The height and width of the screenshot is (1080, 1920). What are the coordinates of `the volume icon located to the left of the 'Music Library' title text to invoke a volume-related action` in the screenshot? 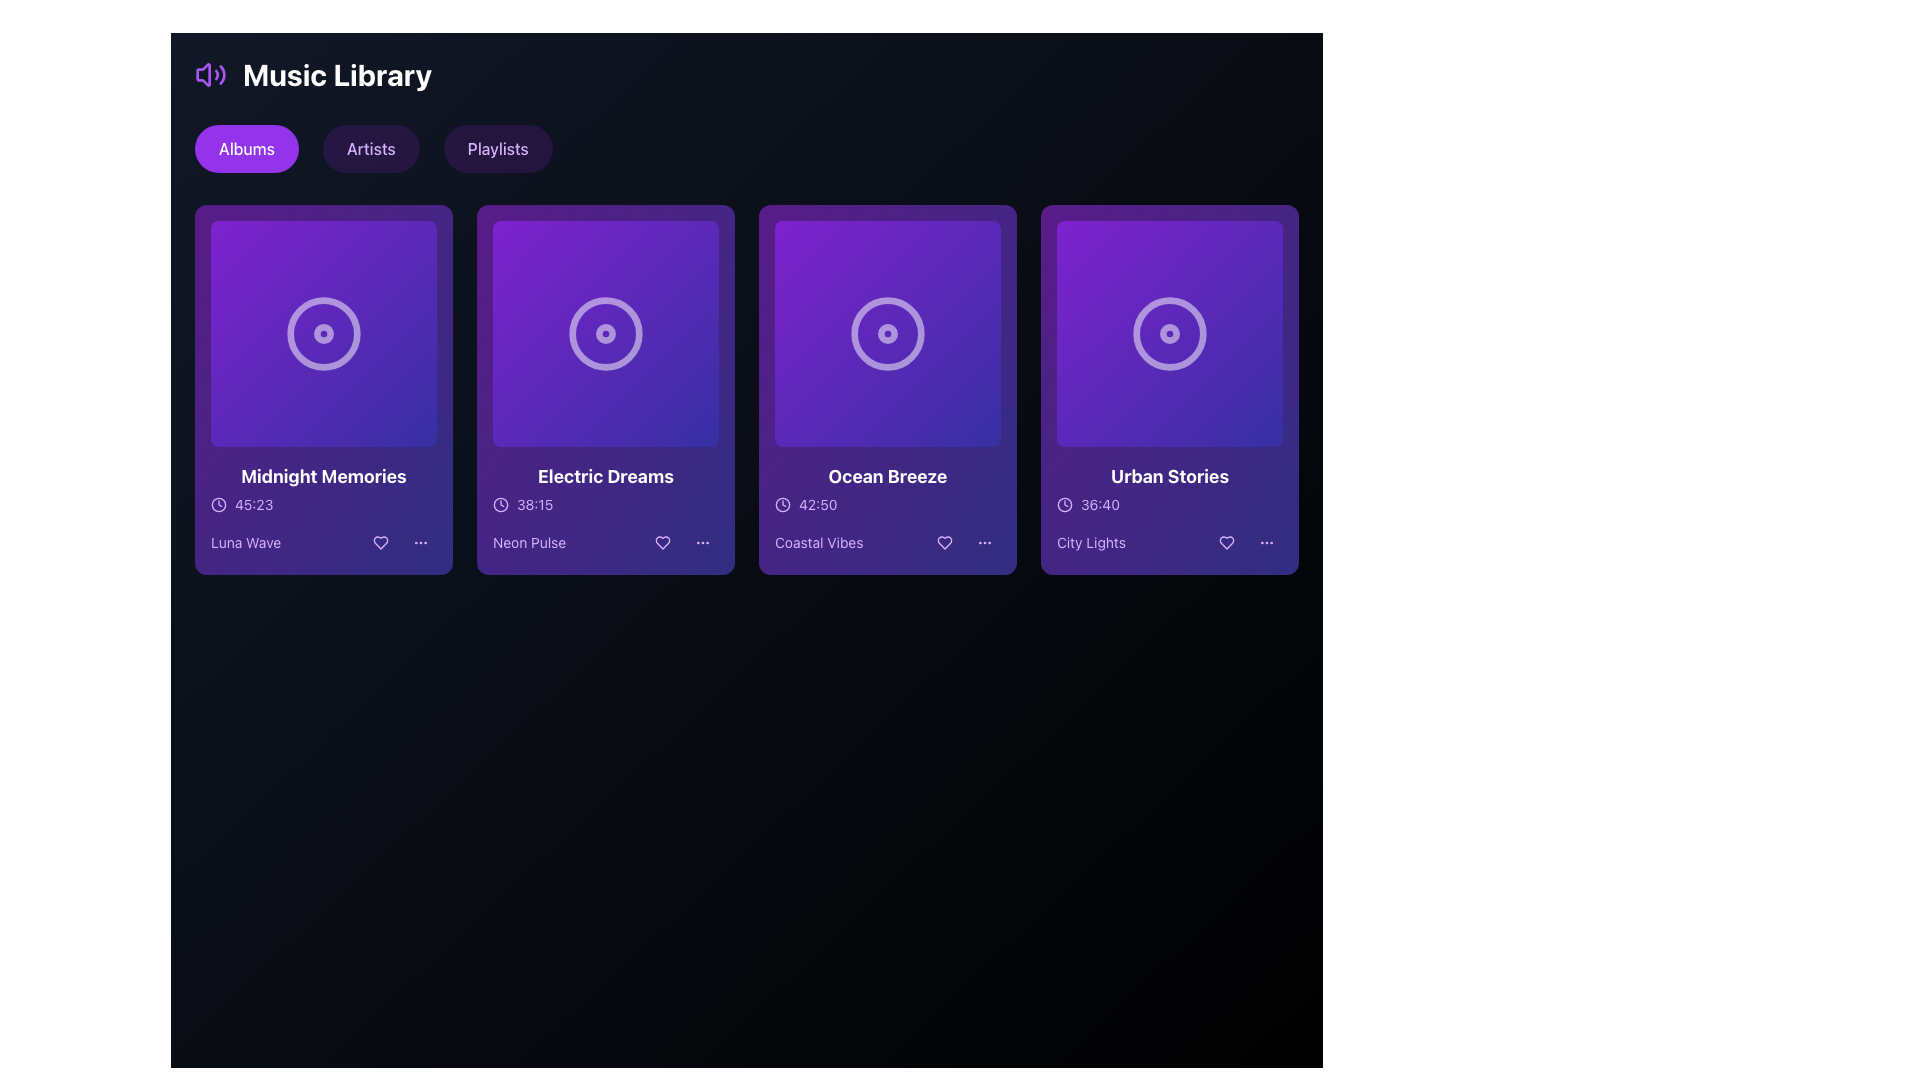 It's located at (211, 73).